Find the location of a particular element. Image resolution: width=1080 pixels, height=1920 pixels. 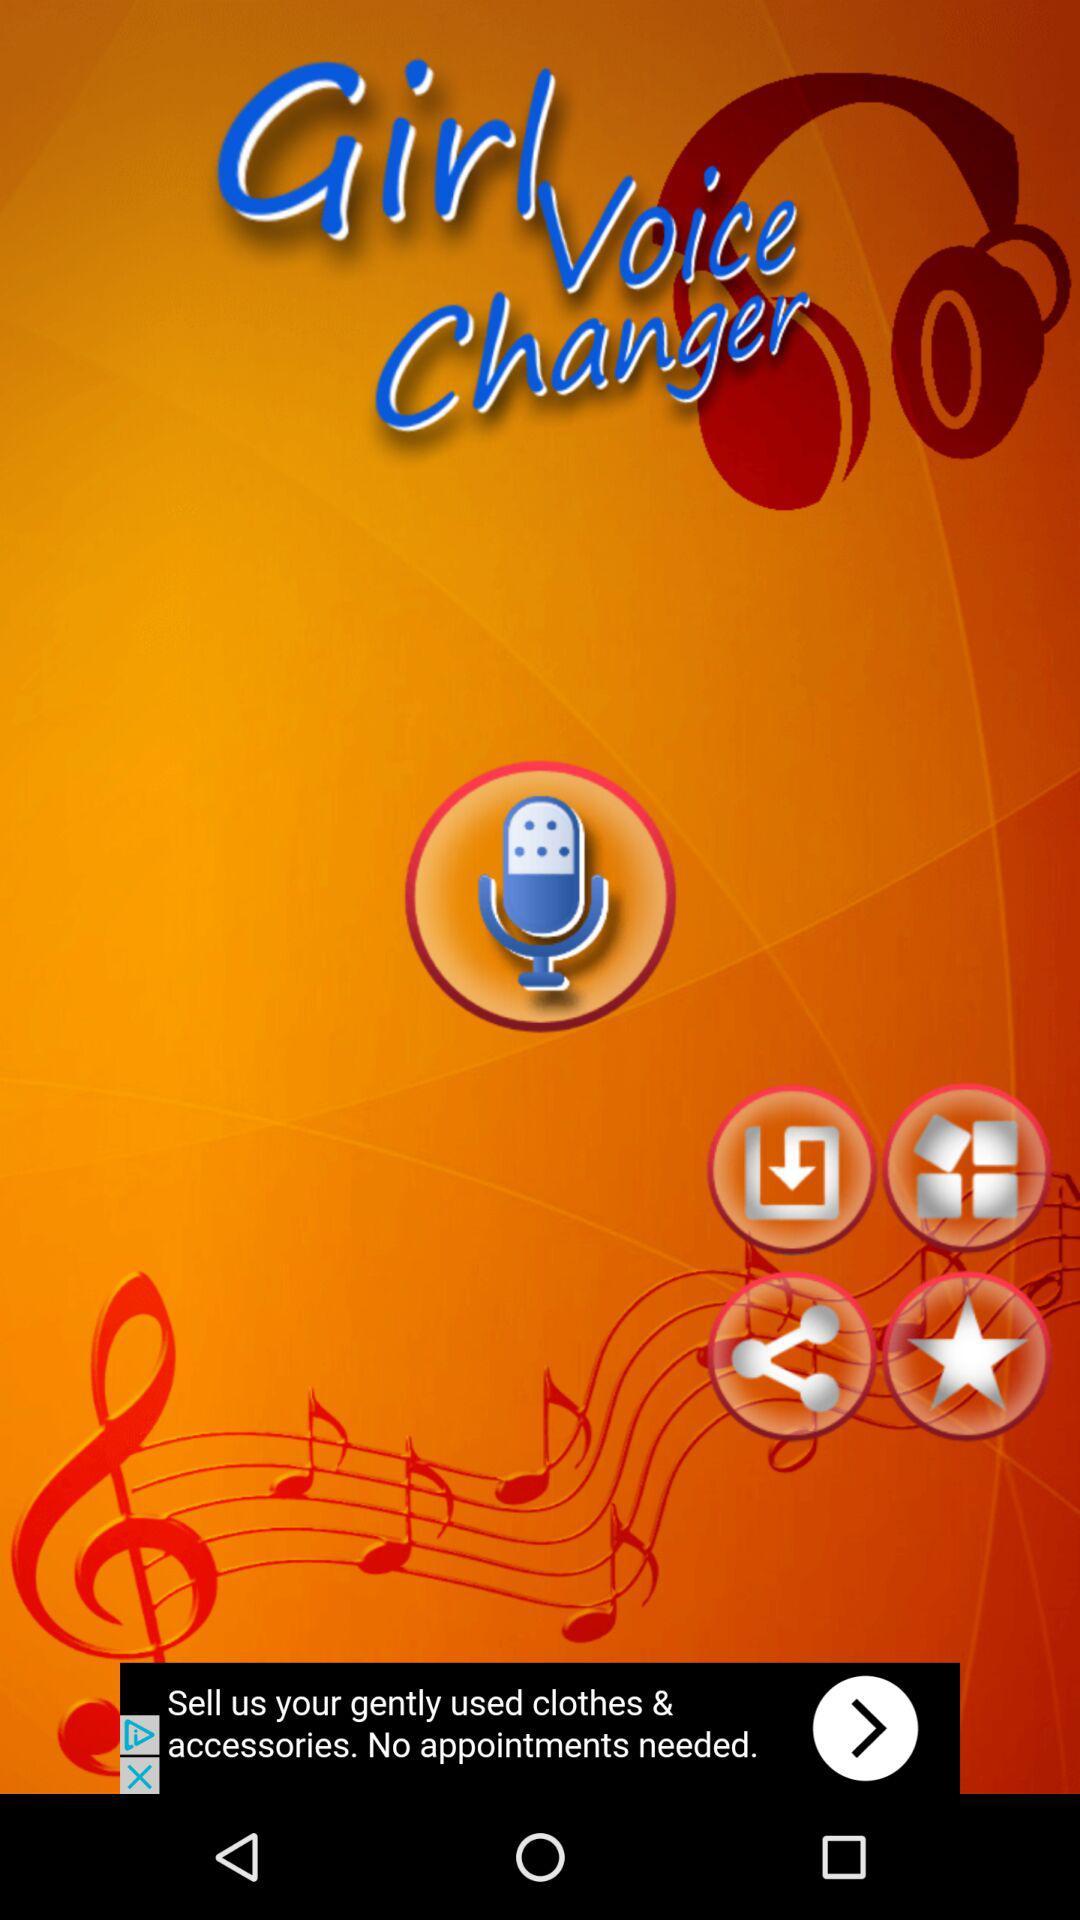

switch recording option is located at coordinates (538, 895).